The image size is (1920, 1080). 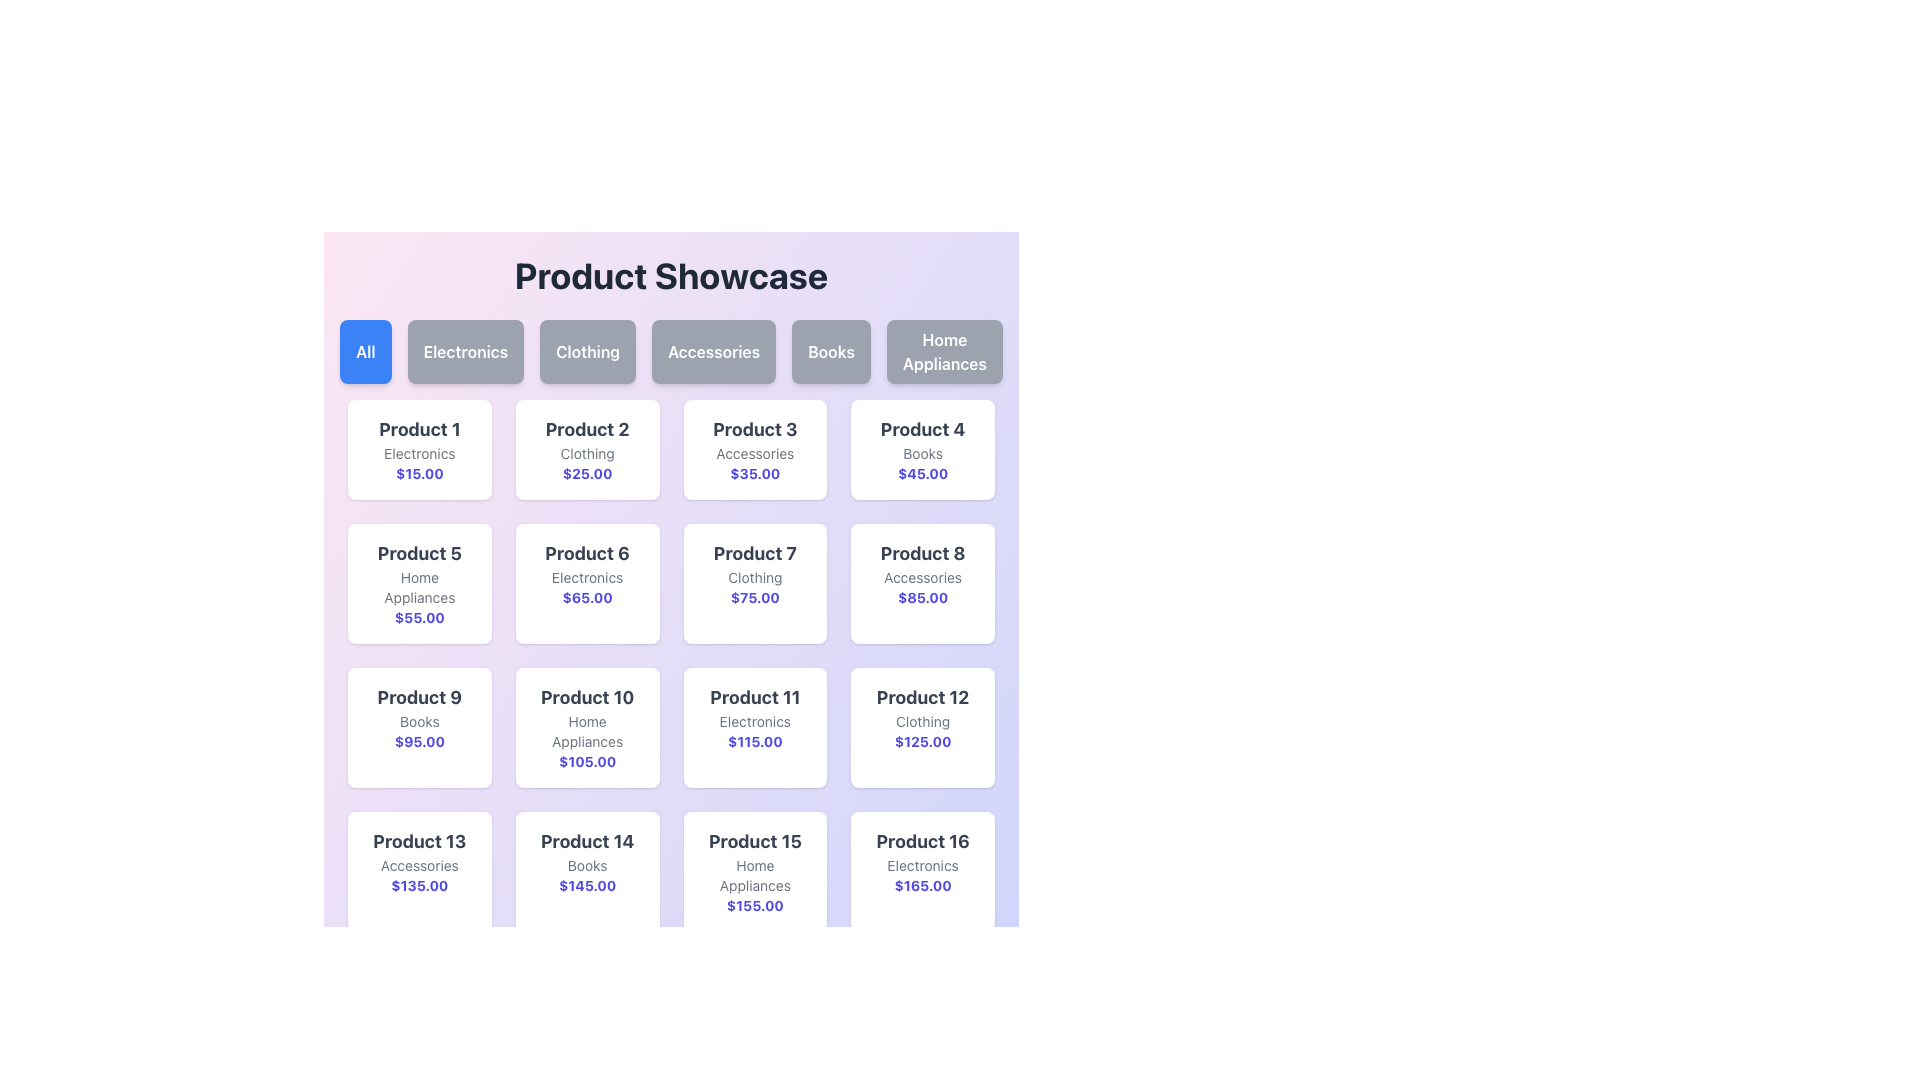 I want to click on the product card located in the first column and first row of the grid layout, which provides essential information about a specific product, so click(x=418, y=450).